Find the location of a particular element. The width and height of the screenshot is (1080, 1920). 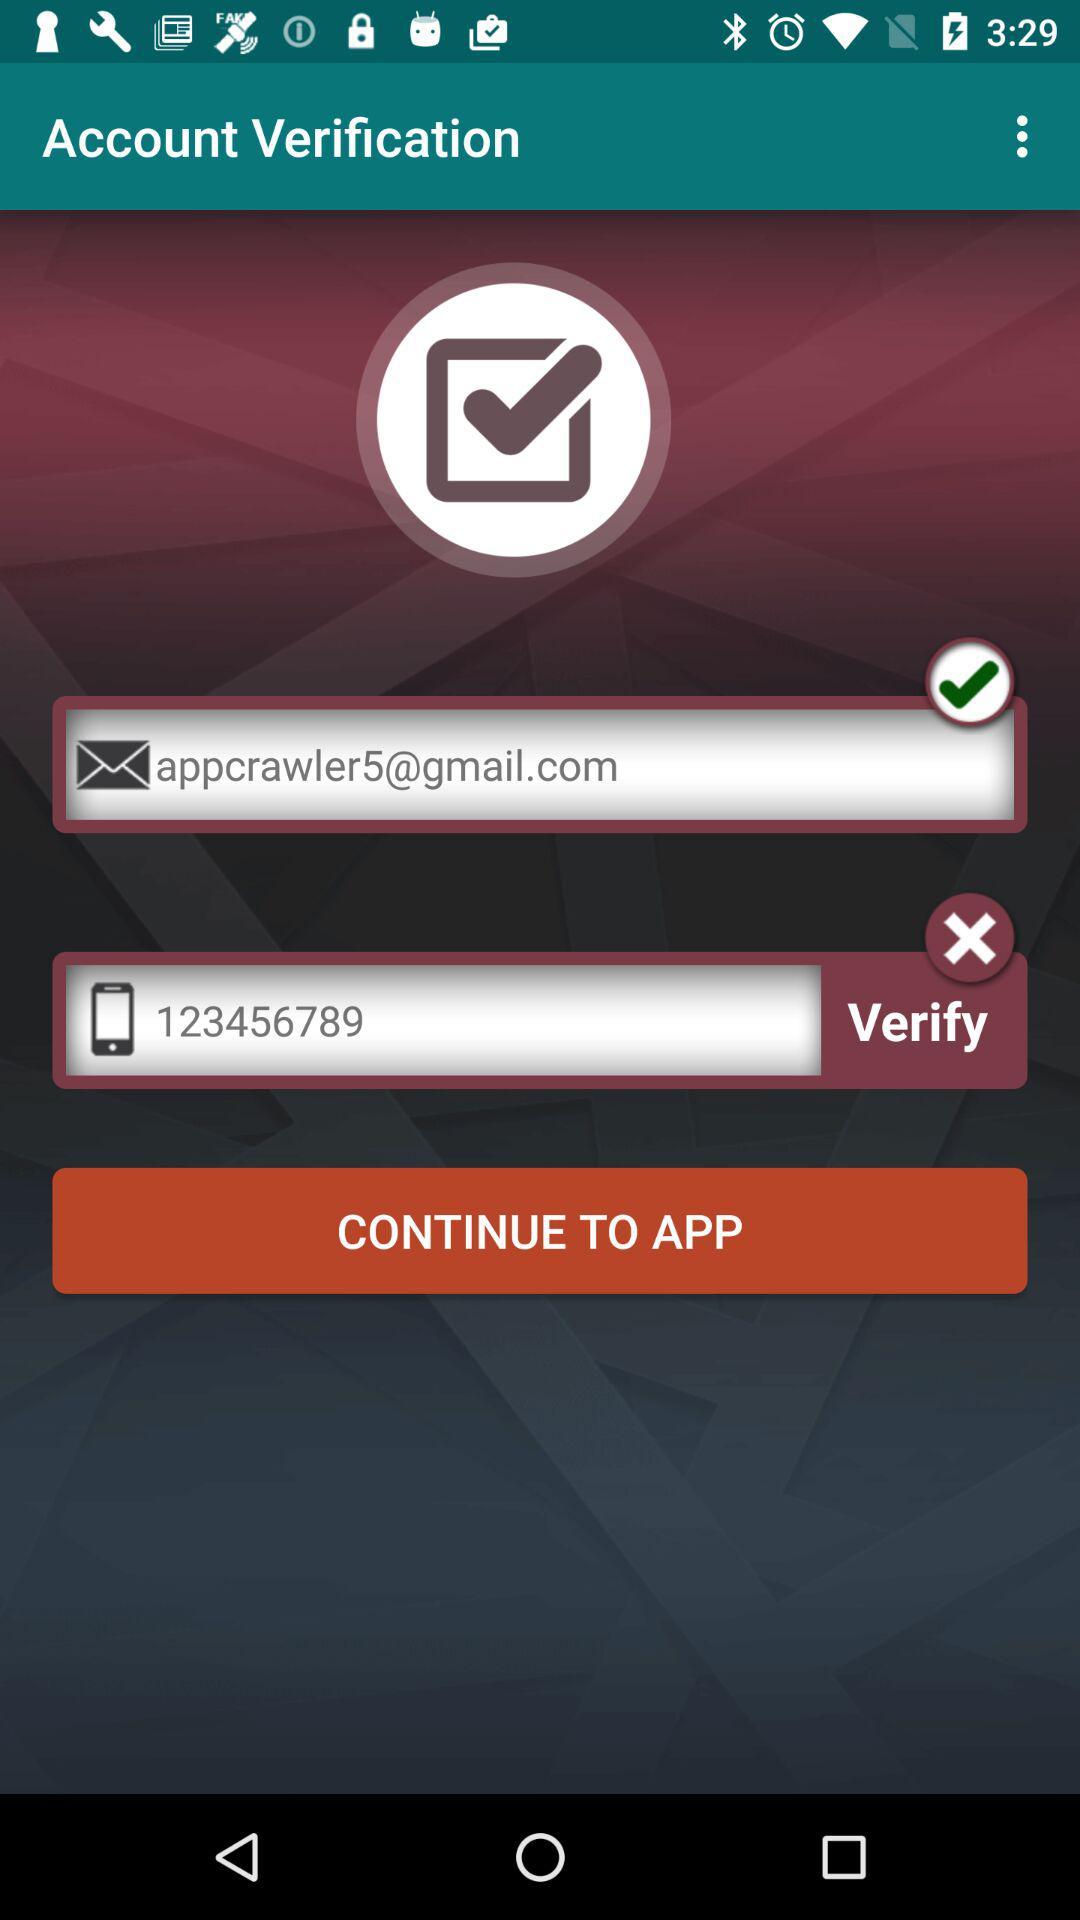

item next to the account verification is located at coordinates (1027, 135).